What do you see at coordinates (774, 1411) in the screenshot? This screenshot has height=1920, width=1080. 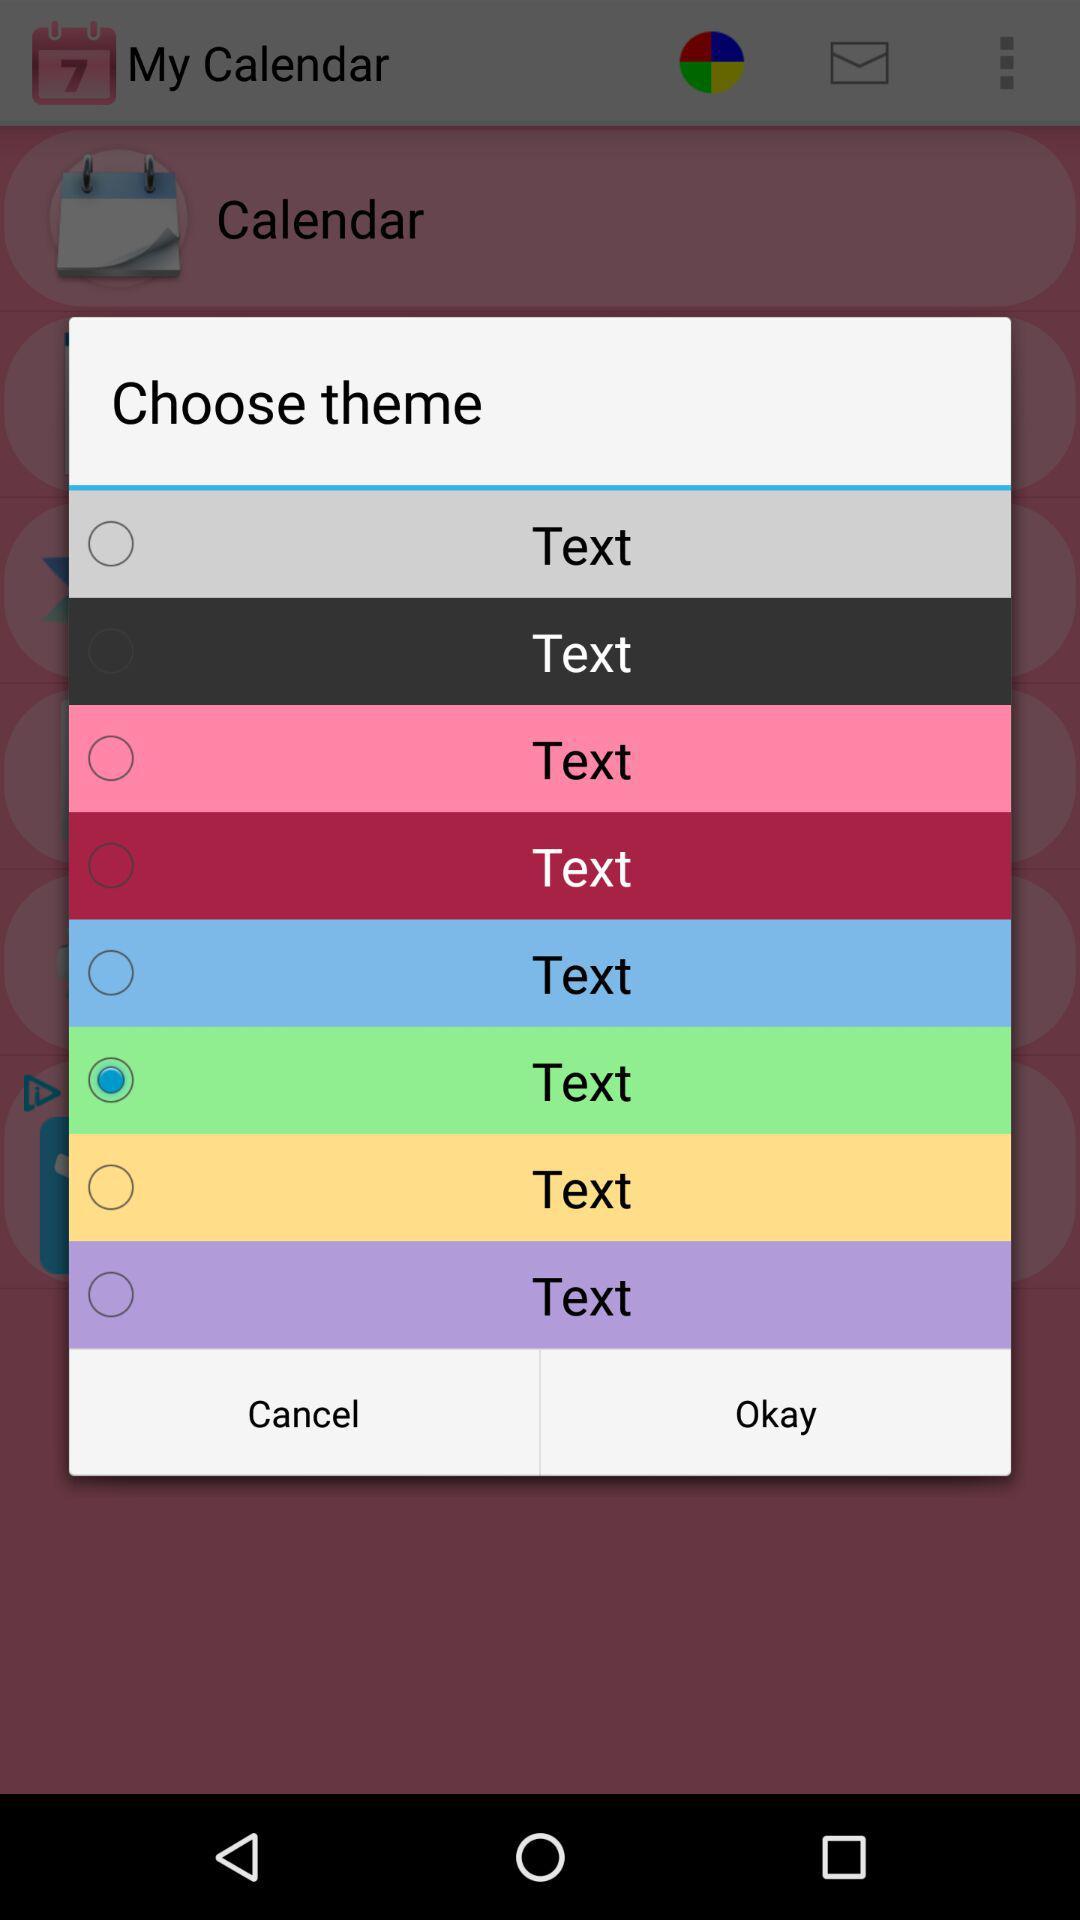 I see `the icon next to the cancel icon` at bounding box center [774, 1411].